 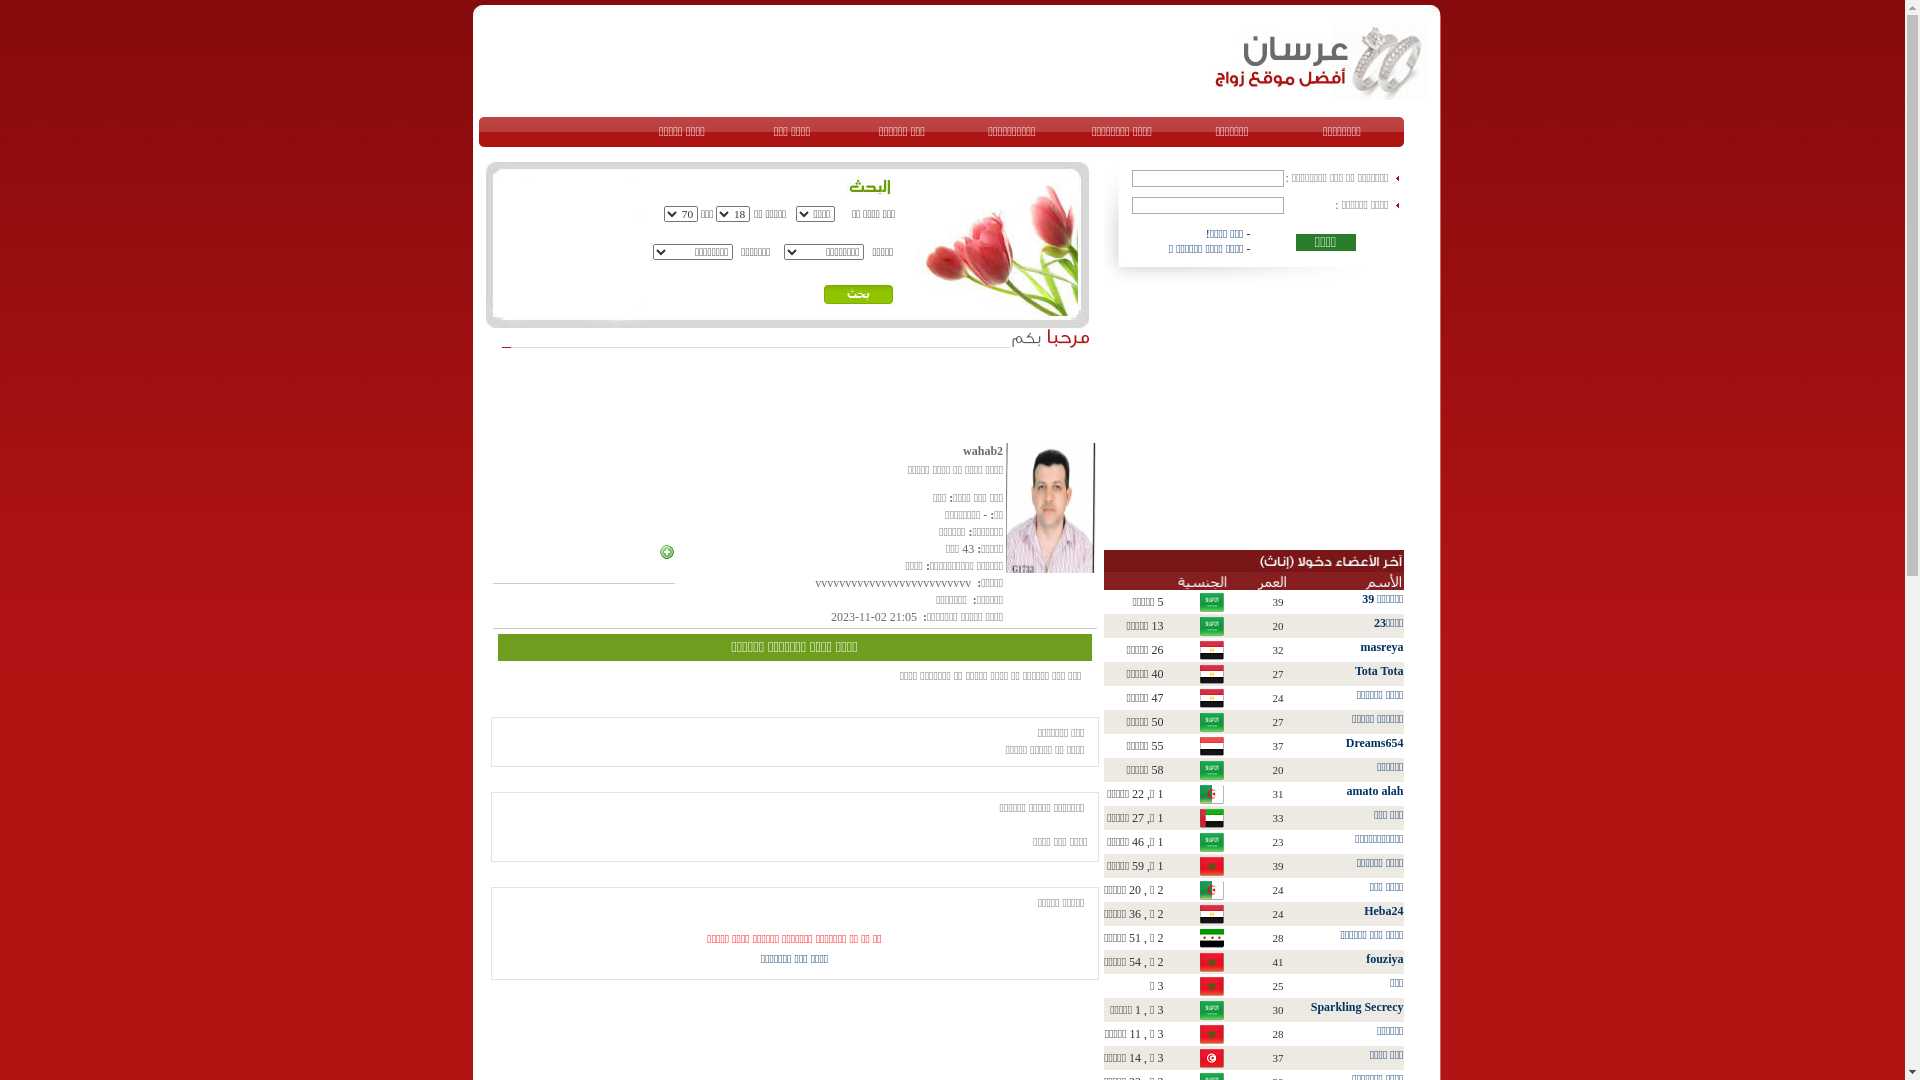 What do you see at coordinates (723, 396) in the screenshot?
I see `'Advertisement'` at bounding box center [723, 396].